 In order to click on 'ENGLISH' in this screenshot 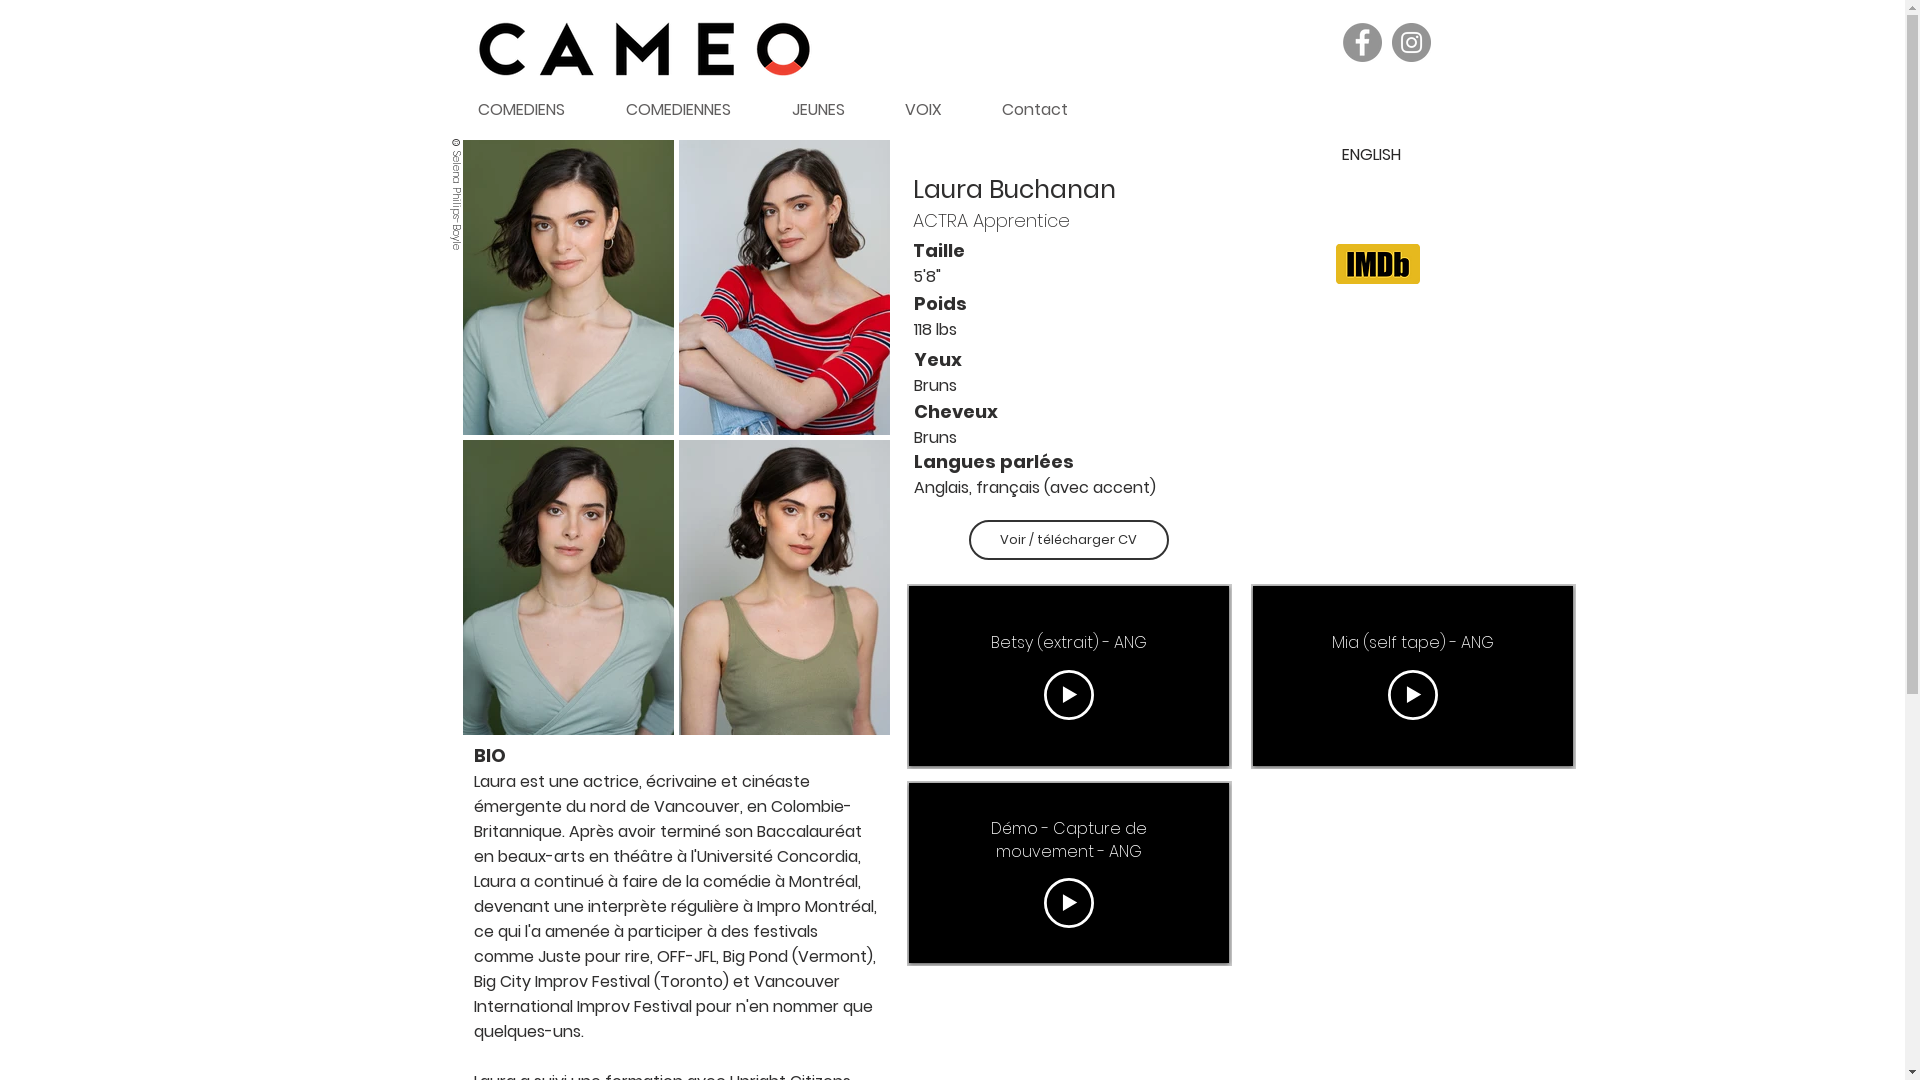, I will do `click(1370, 153)`.